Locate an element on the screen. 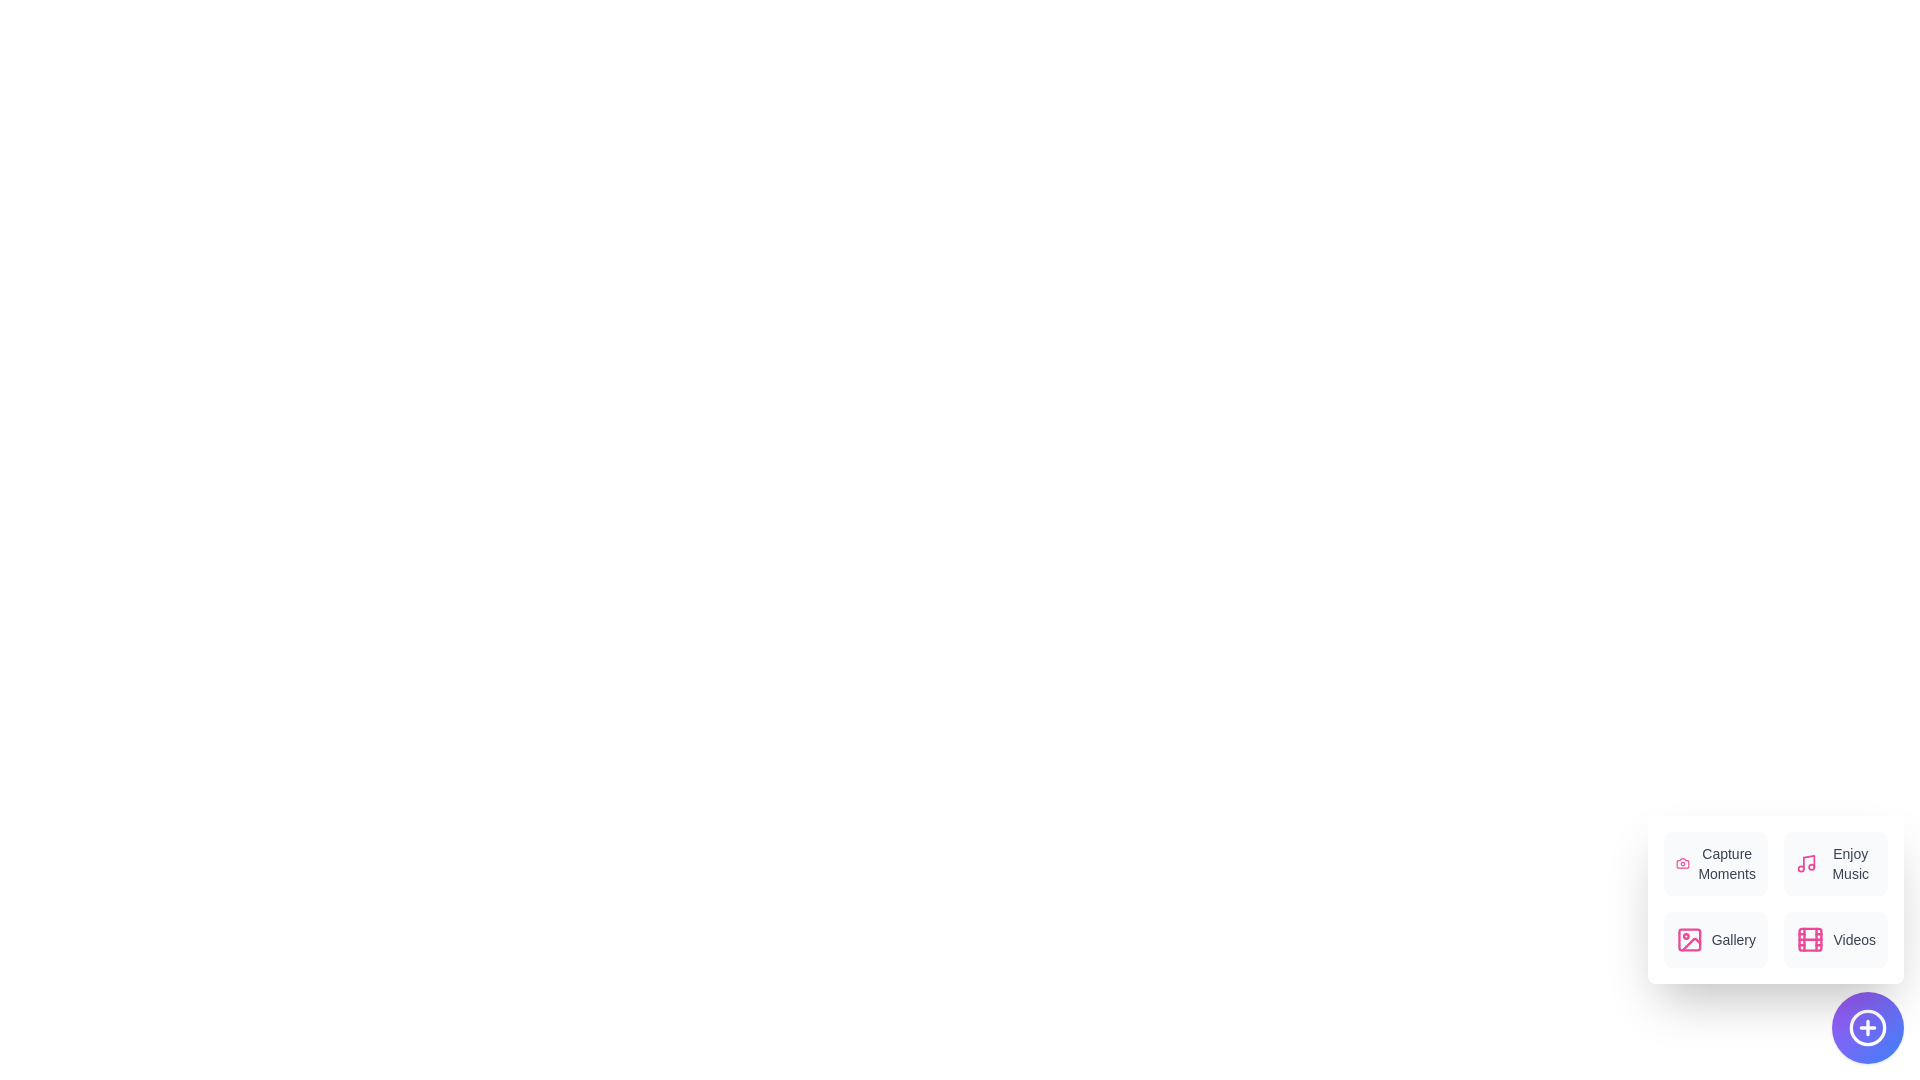 The width and height of the screenshot is (1920, 1080). the menu item labeled 'Videos' to observe its hover effect is located at coordinates (1836, 940).